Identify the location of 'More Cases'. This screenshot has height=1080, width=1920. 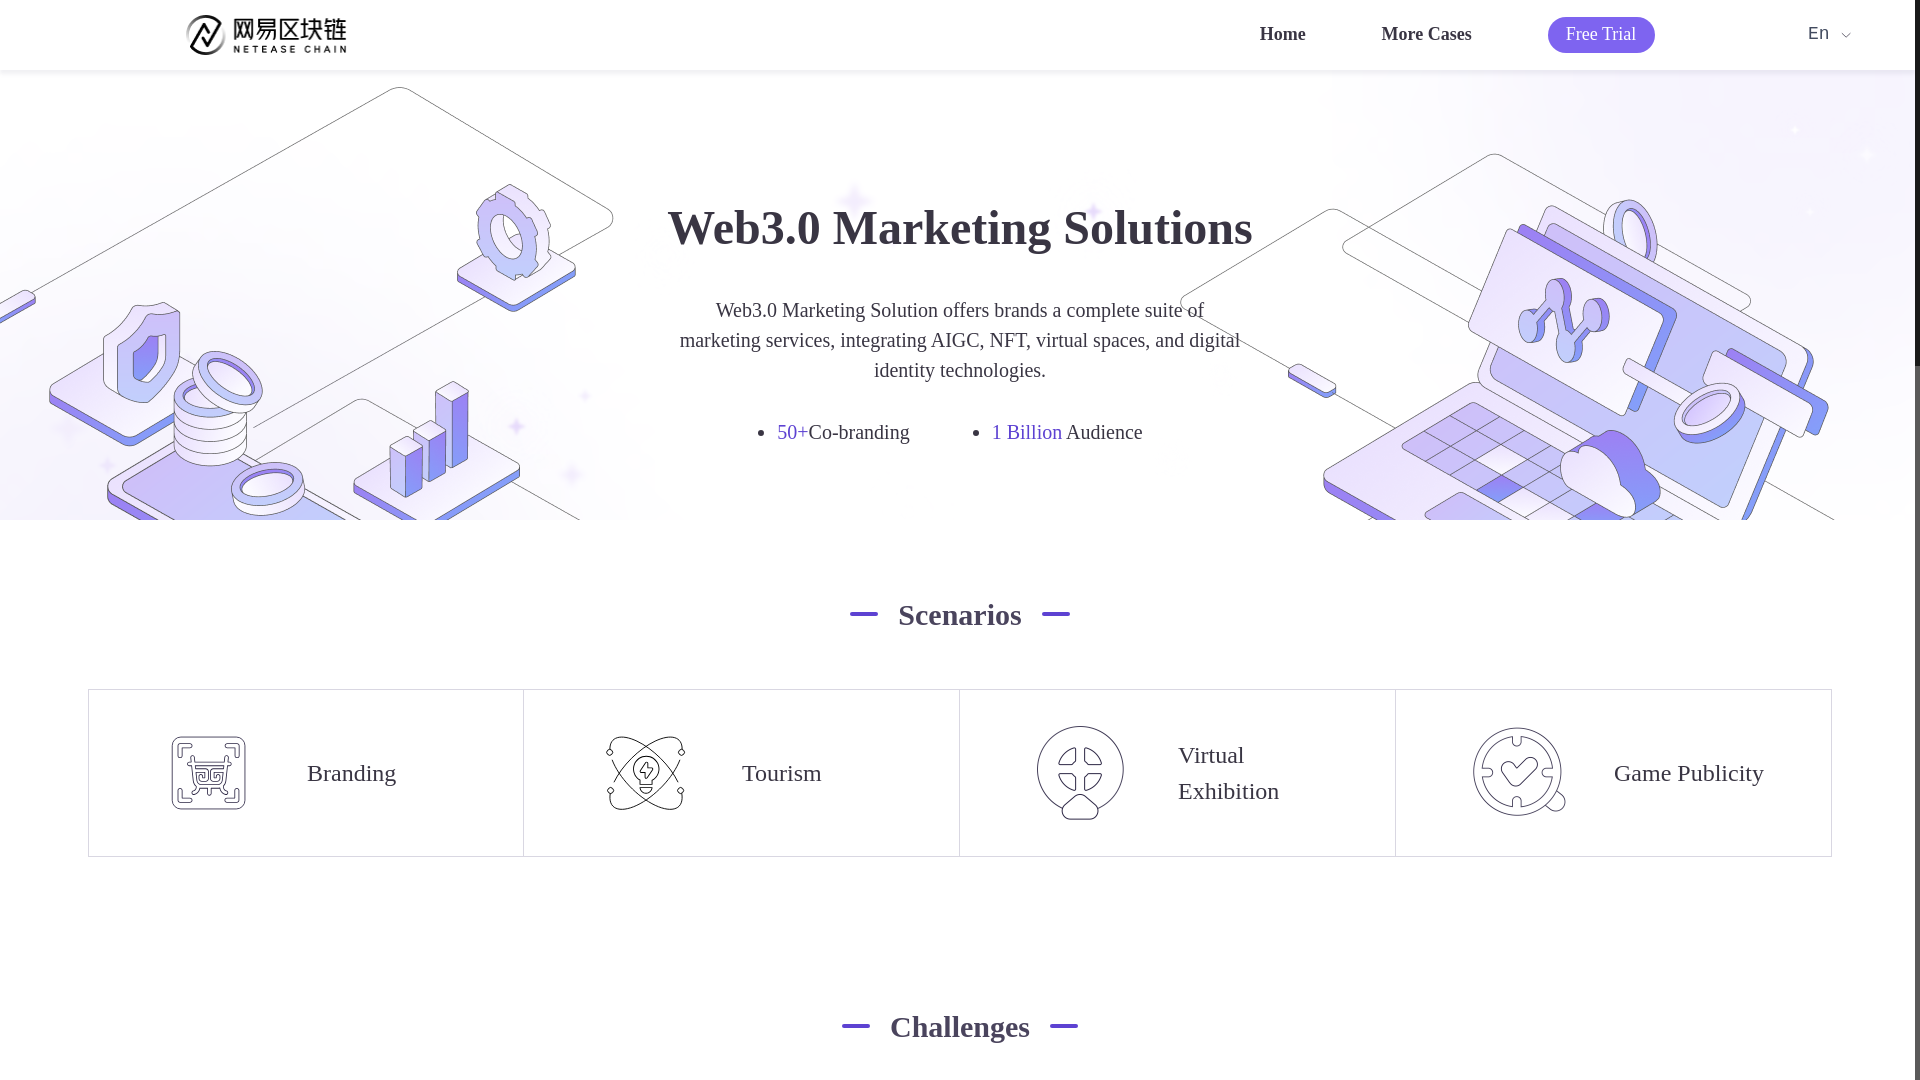
(1425, 34).